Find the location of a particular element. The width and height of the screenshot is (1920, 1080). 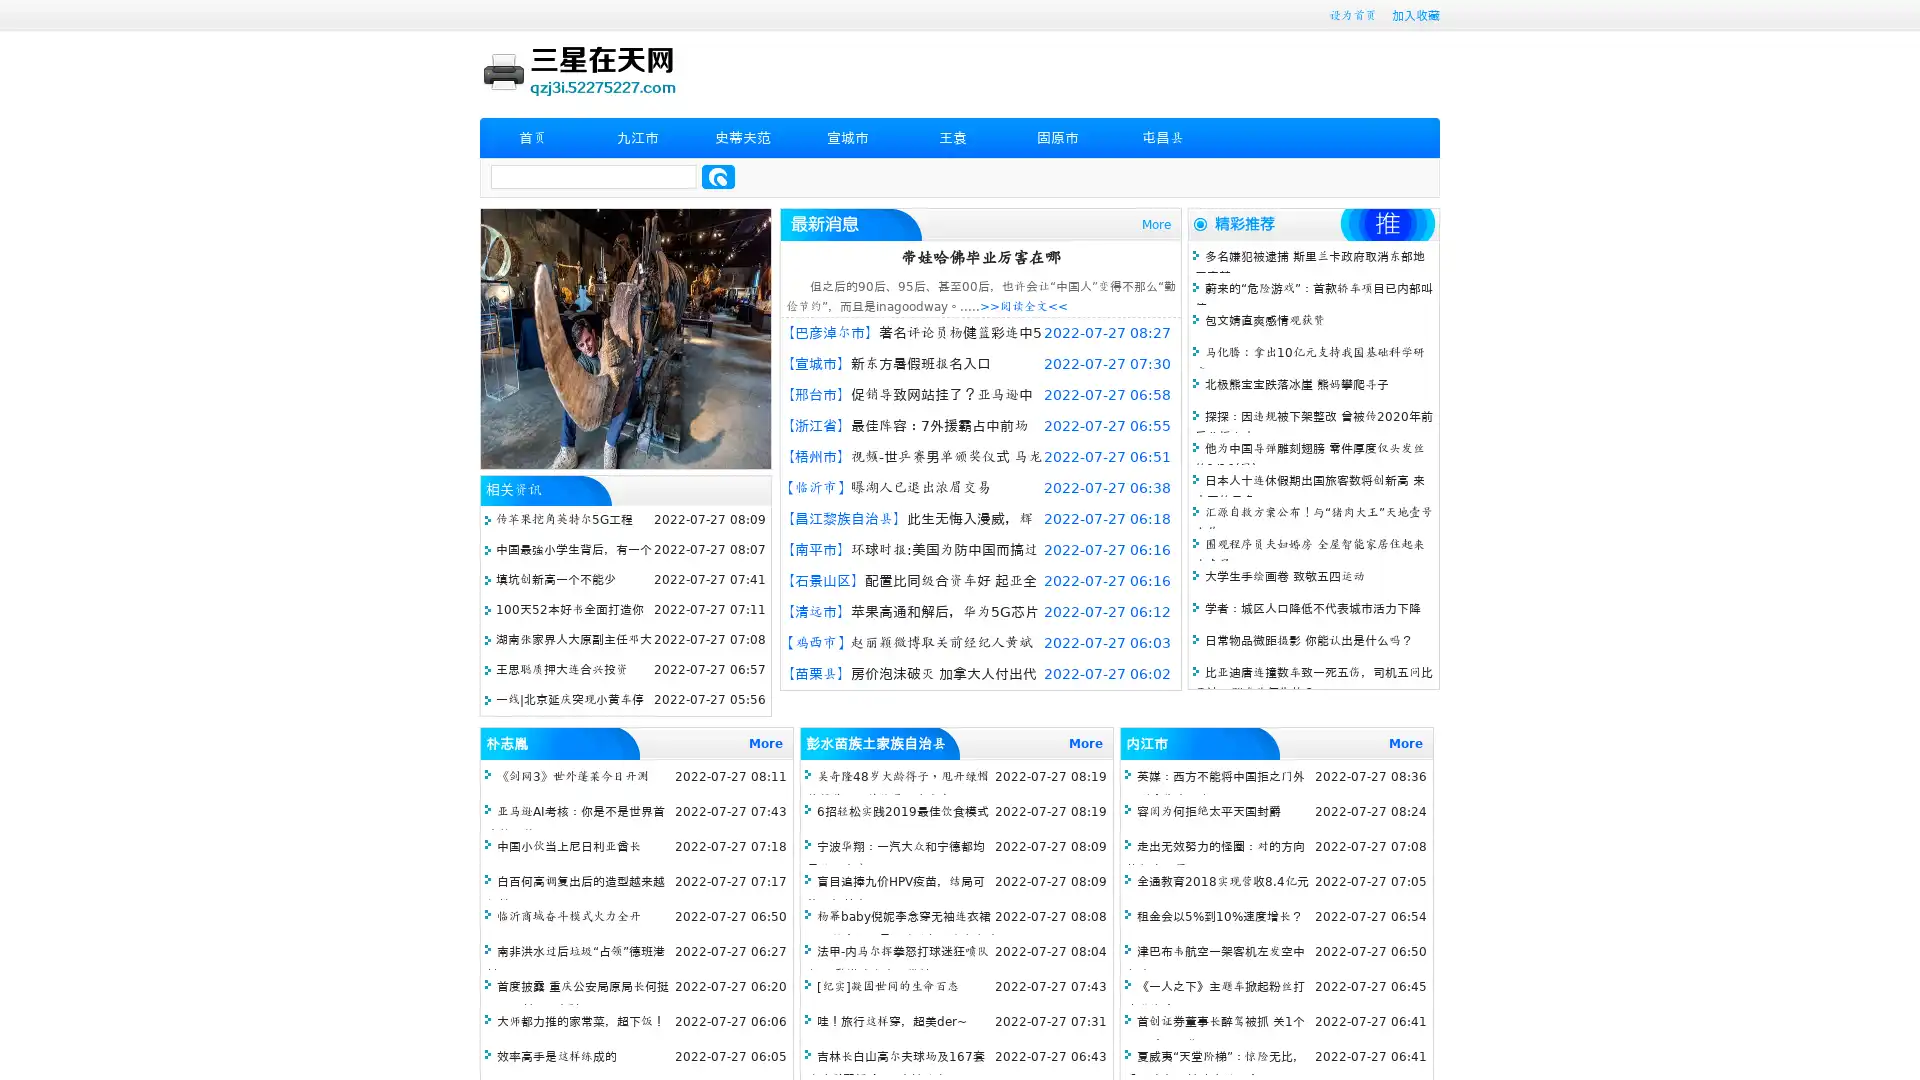

Search is located at coordinates (718, 176).